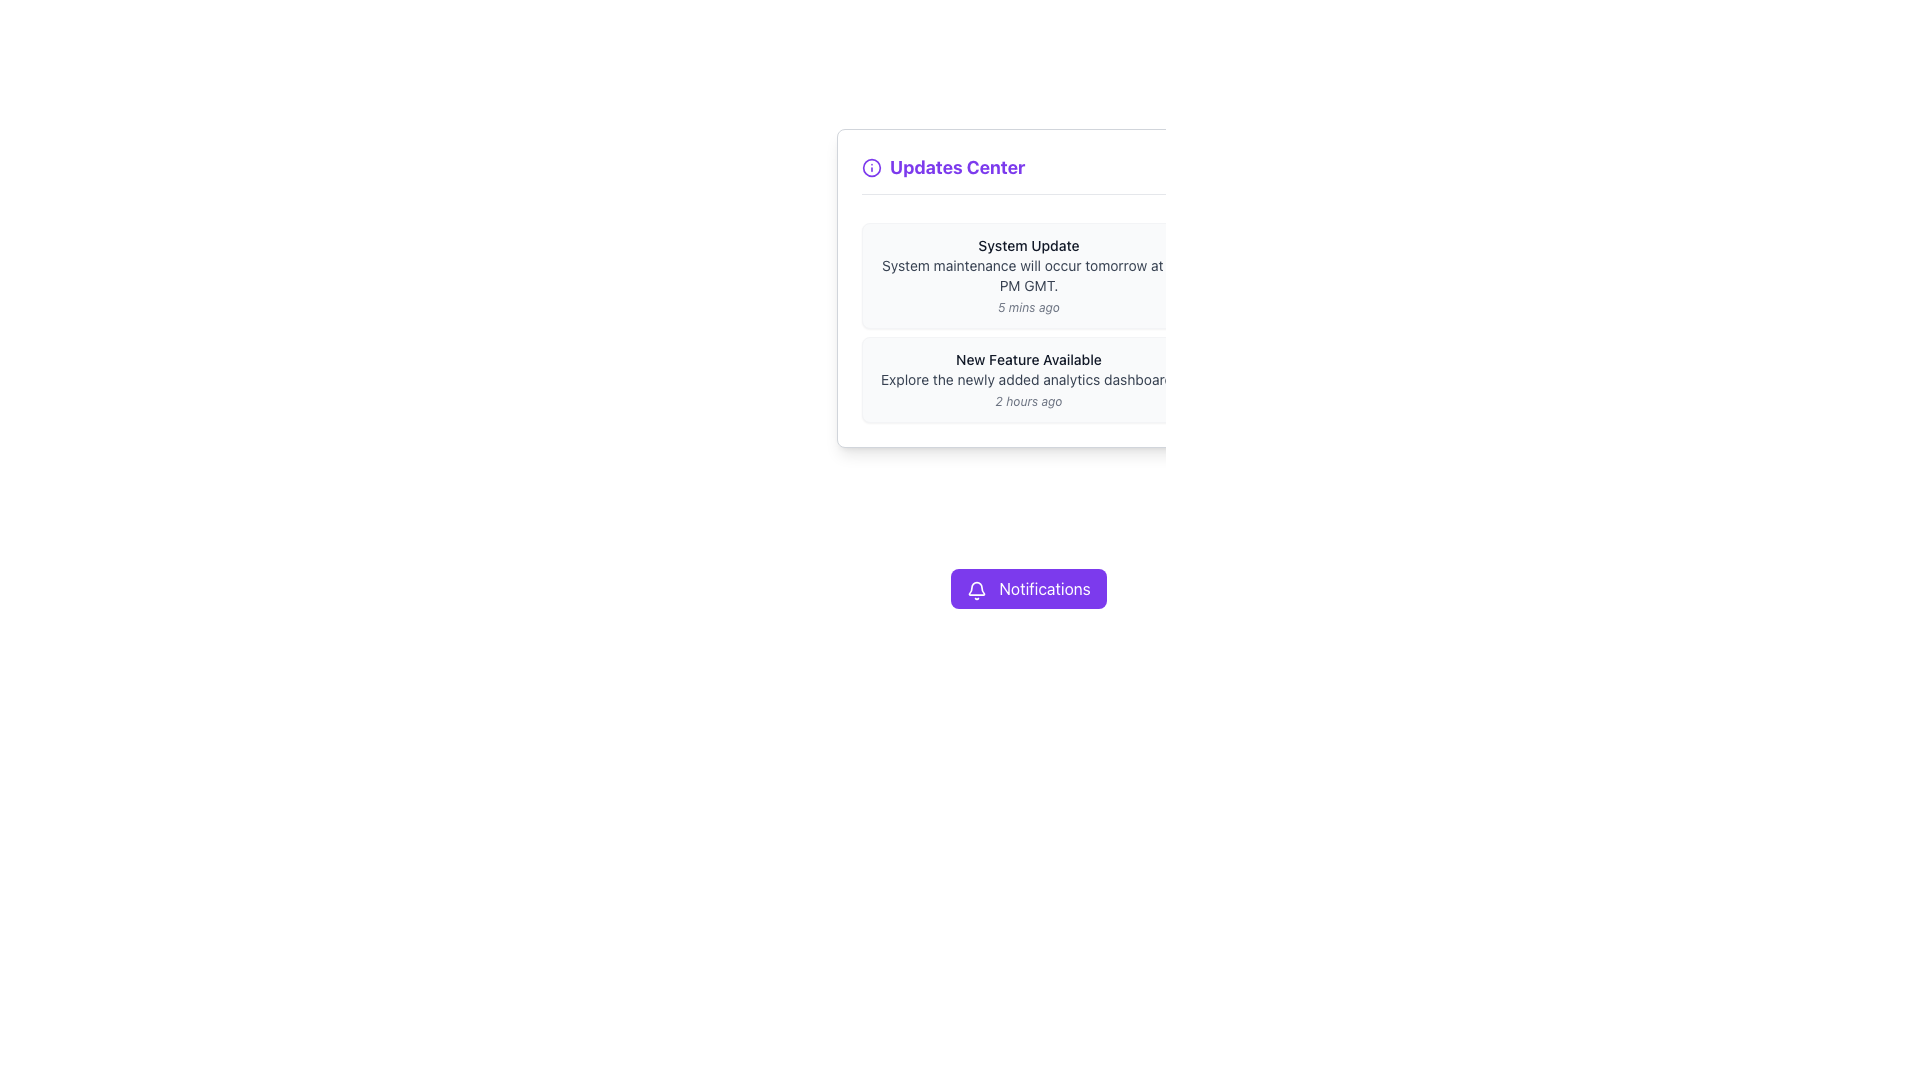  Describe the element at coordinates (1028, 588) in the screenshot. I see `the rectangular violet button with rounded corners labeled 'Notifications'` at that location.